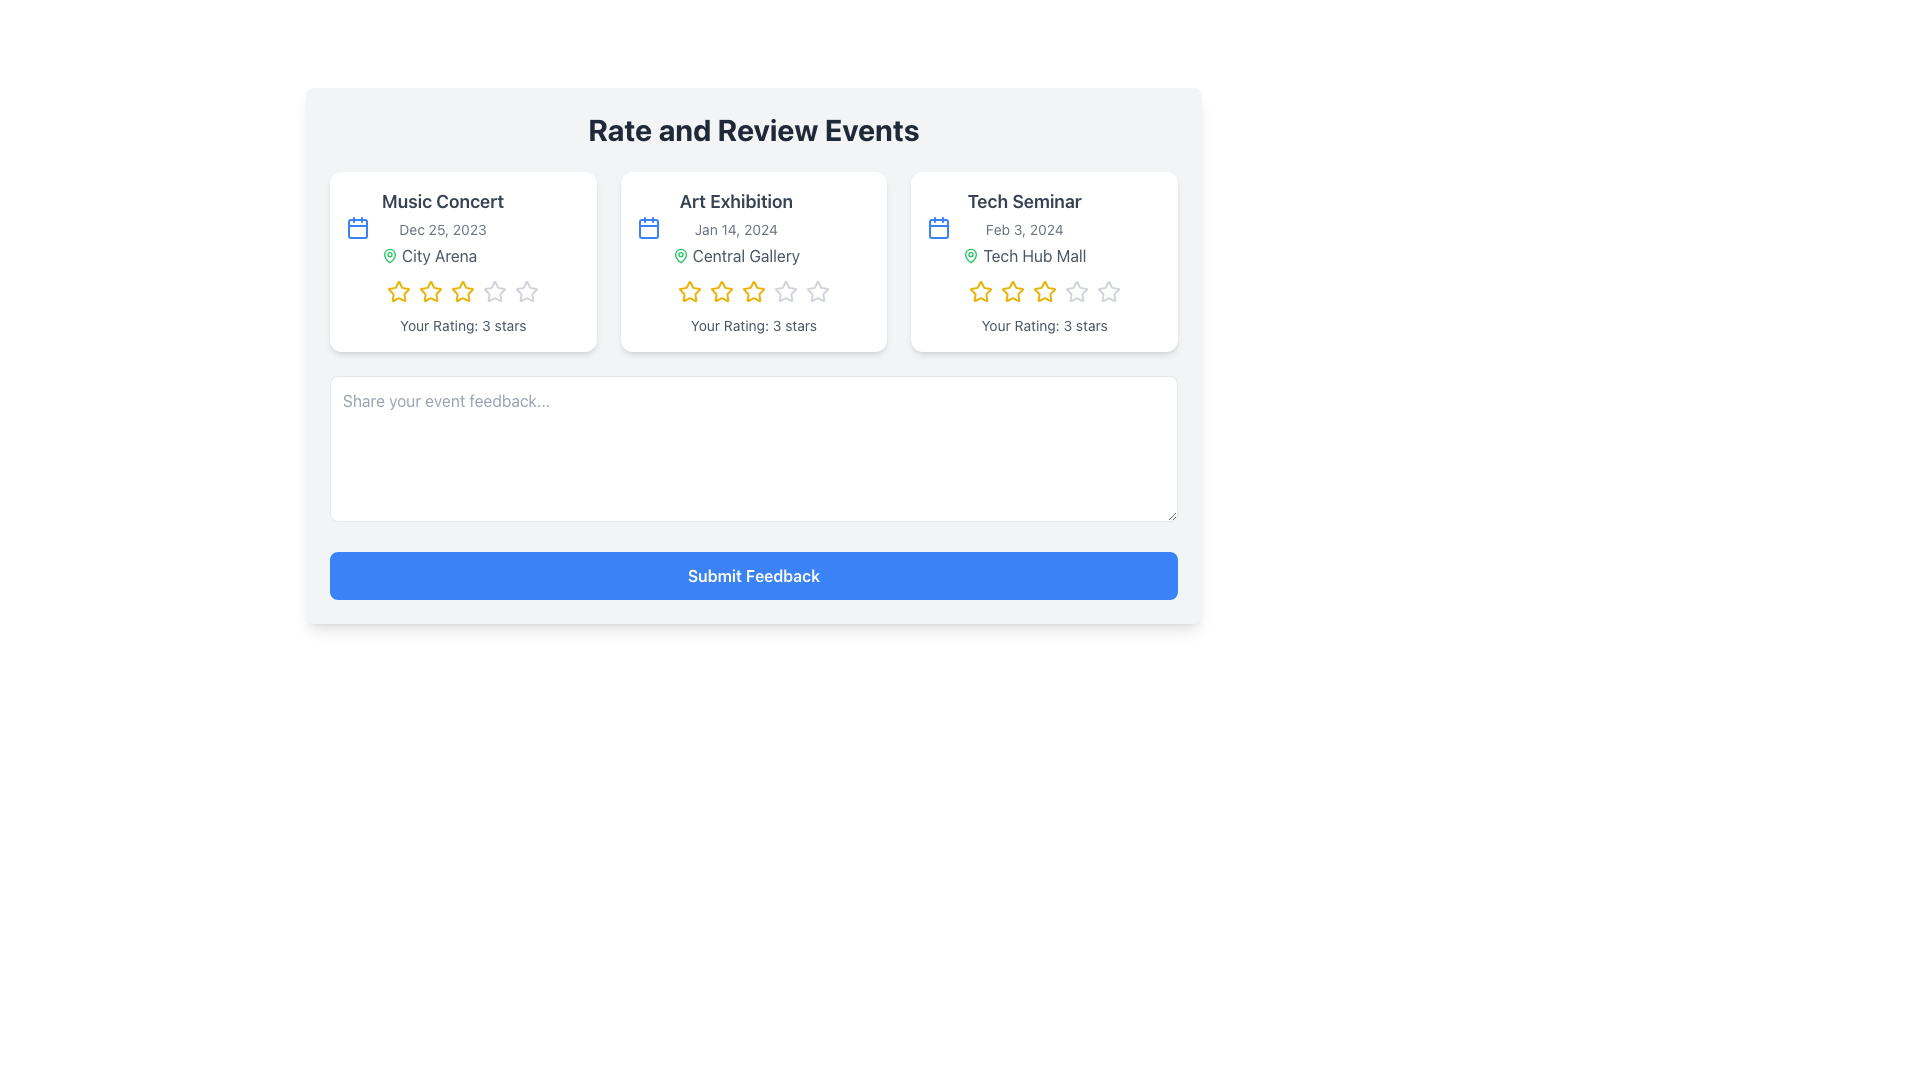 This screenshot has width=1920, height=1080. I want to click on the second star icon in the rating control for the 'Art Exhibition' event, so click(720, 292).